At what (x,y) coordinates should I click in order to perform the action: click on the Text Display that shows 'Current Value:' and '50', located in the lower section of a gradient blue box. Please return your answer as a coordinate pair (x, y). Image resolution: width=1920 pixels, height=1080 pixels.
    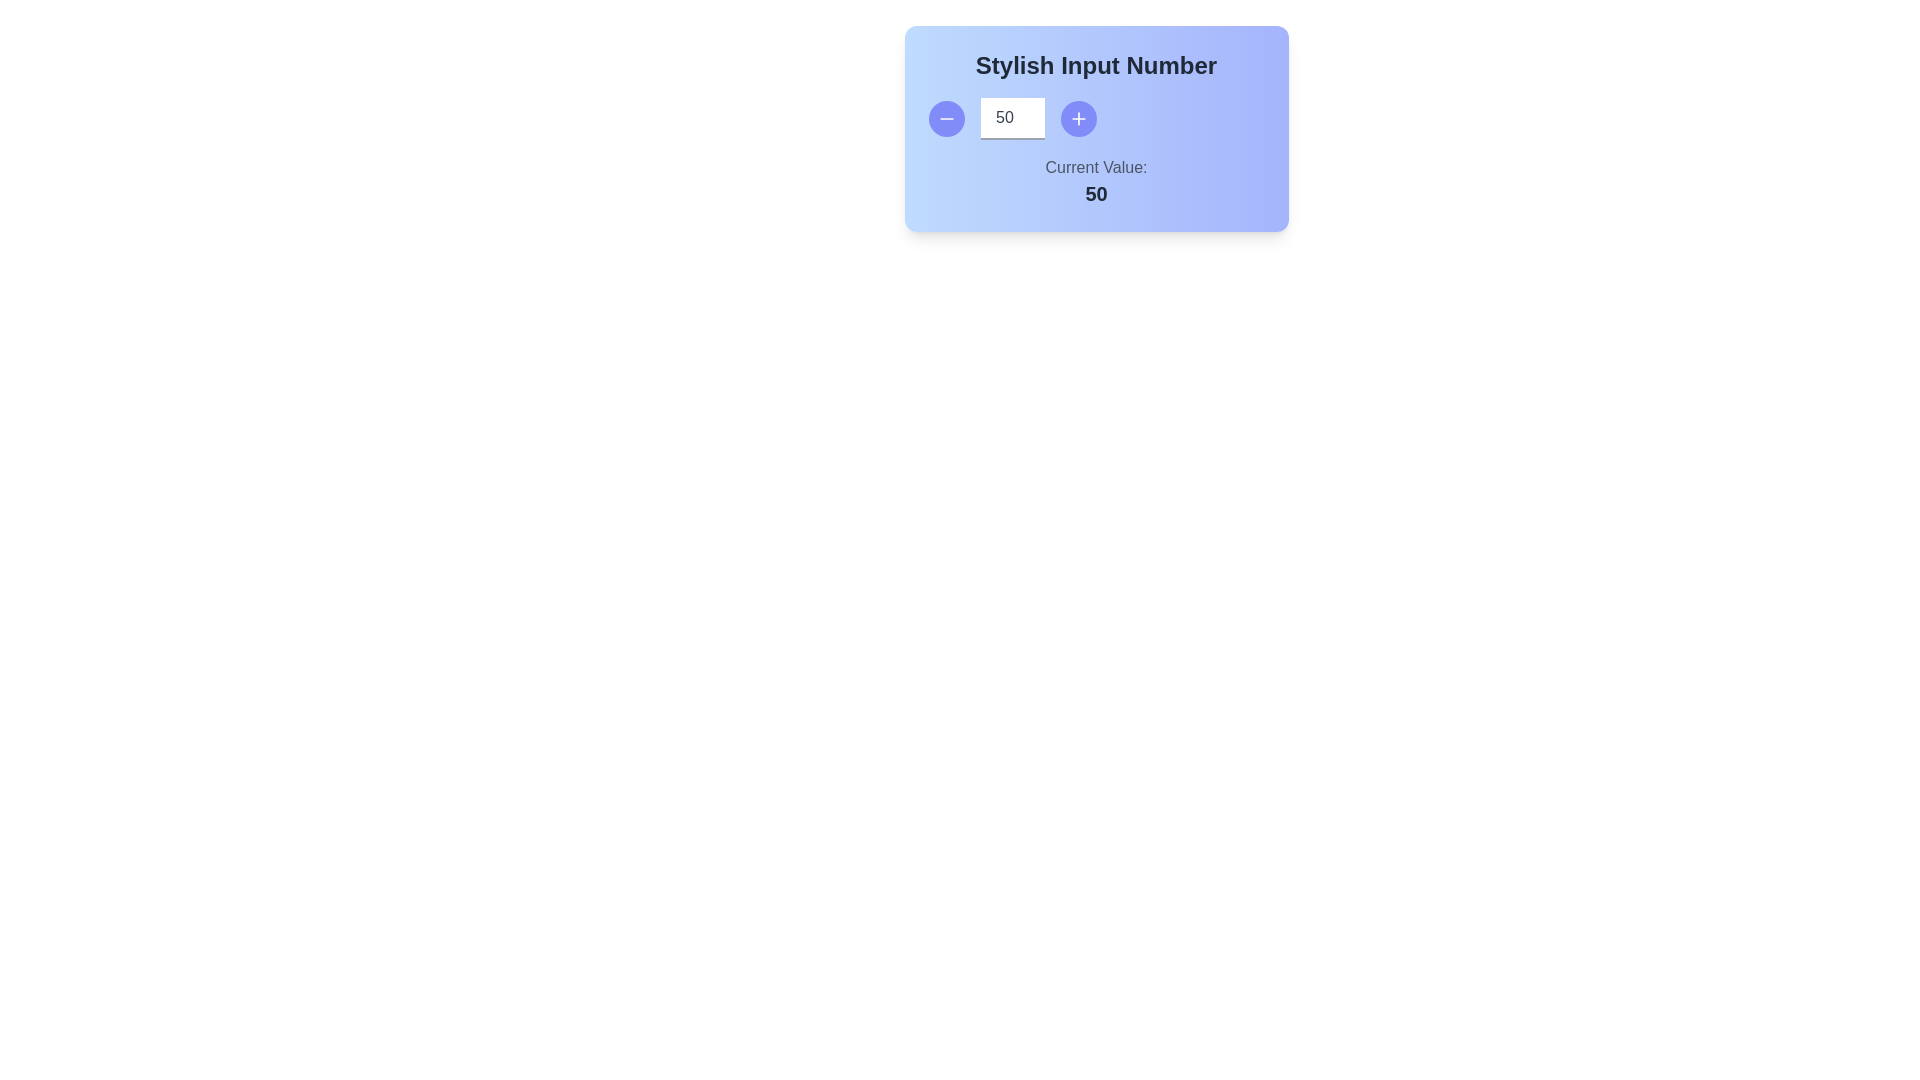
    Looking at the image, I should click on (1095, 181).